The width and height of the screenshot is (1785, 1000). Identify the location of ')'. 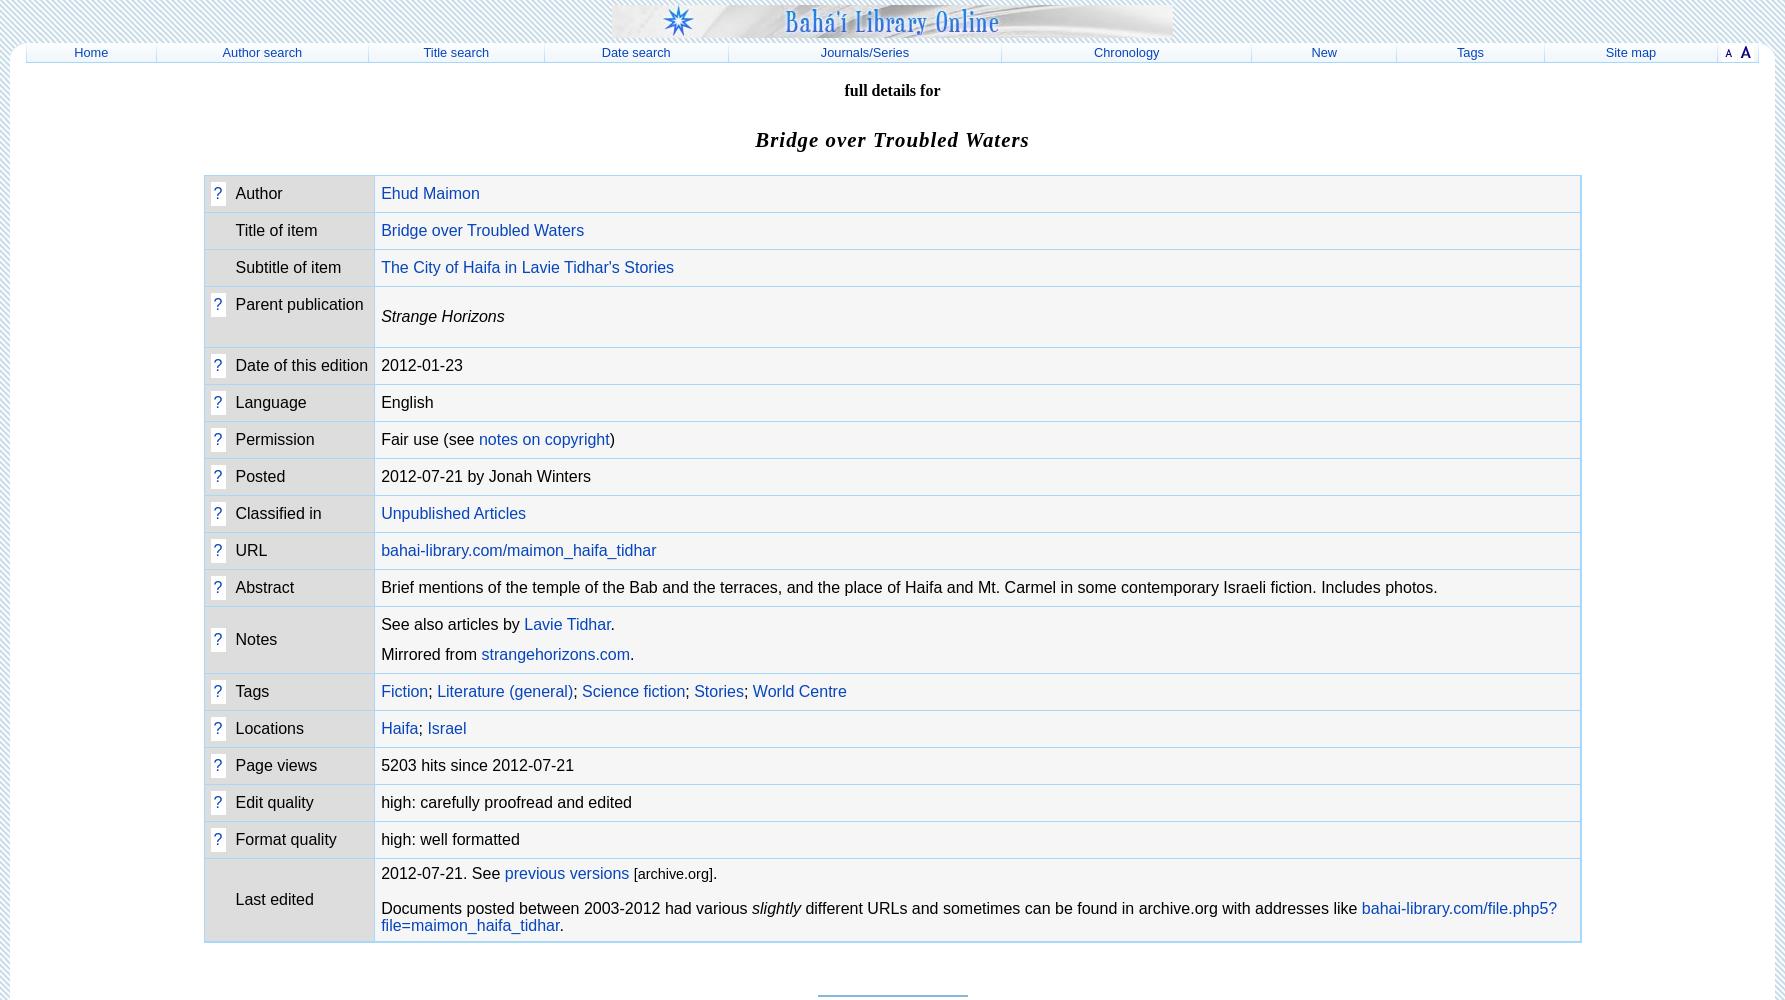
(612, 438).